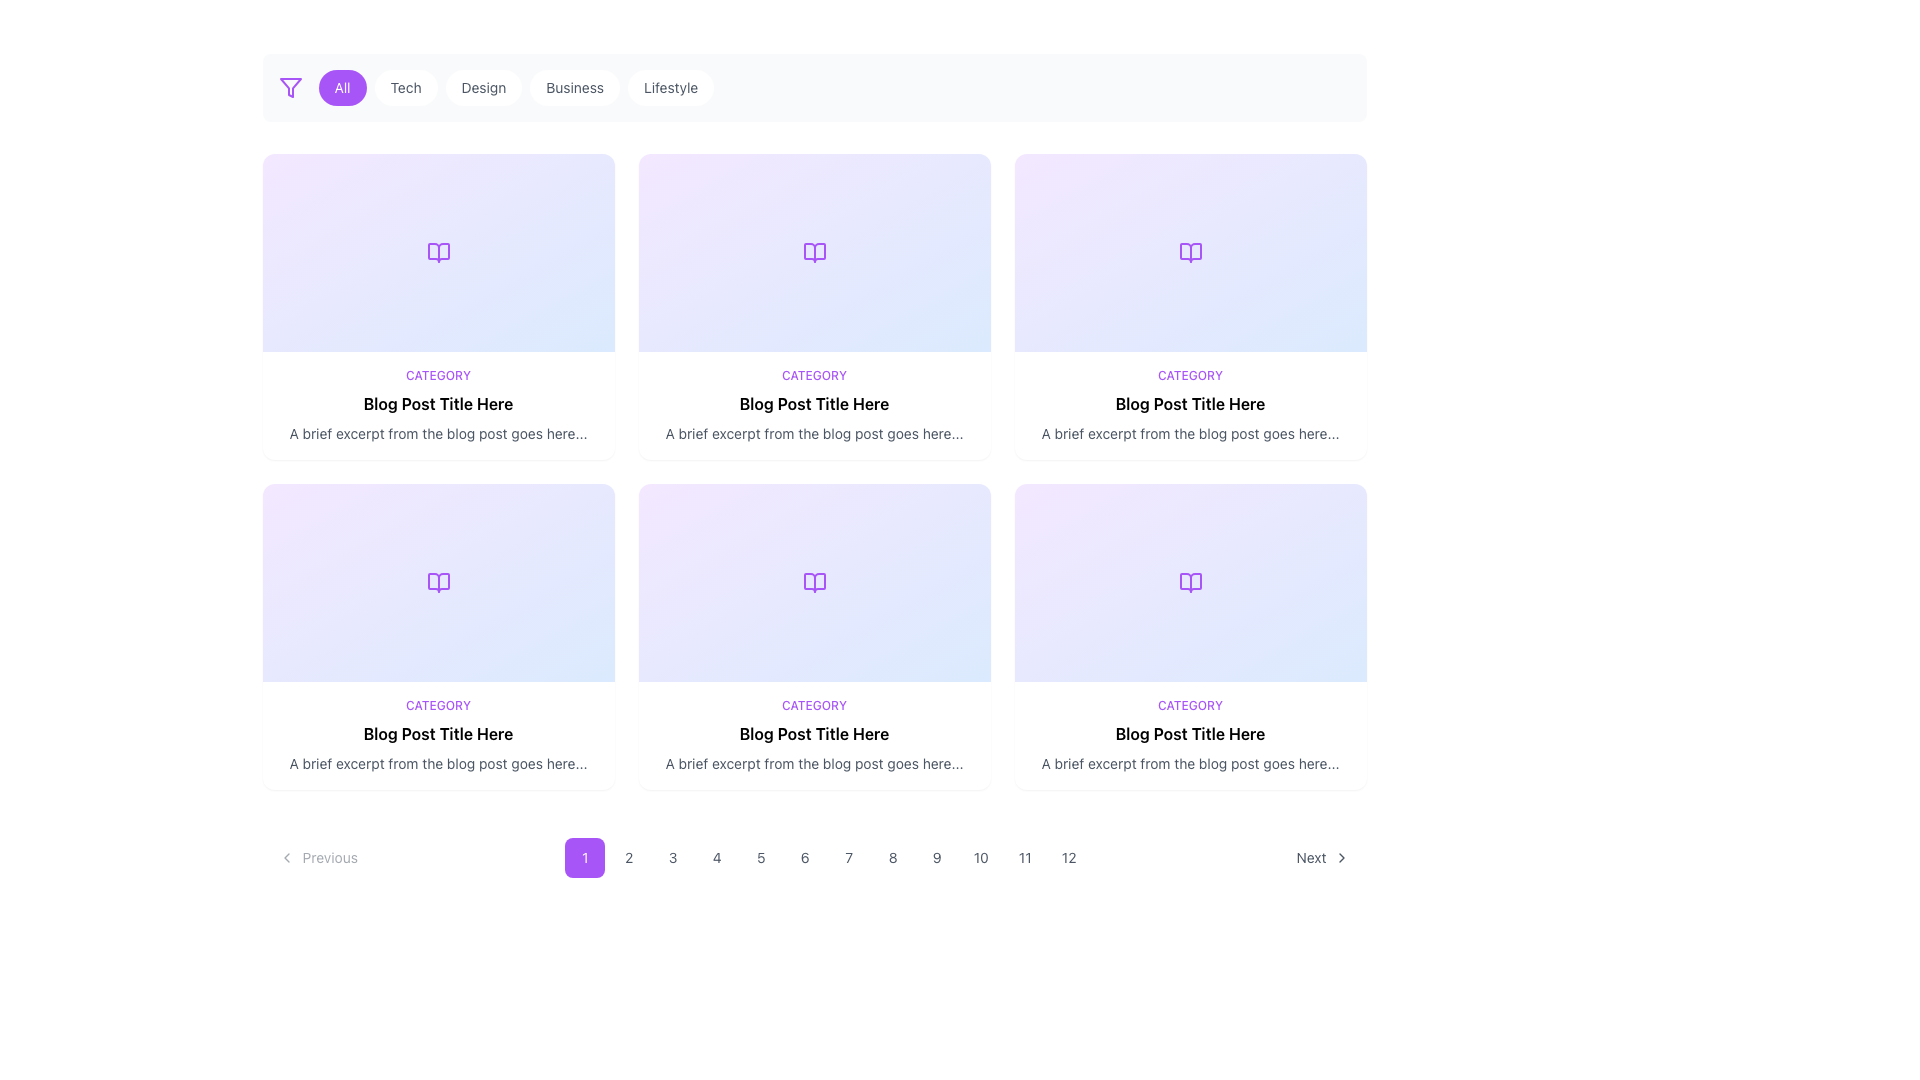 This screenshot has height=1080, width=1920. What do you see at coordinates (437, 375) in the screenshot?
I see `text content of the Text label located above the title text 'Blog Post Title Here' in the first card of the grid layout` at bounding box center [437, 375].